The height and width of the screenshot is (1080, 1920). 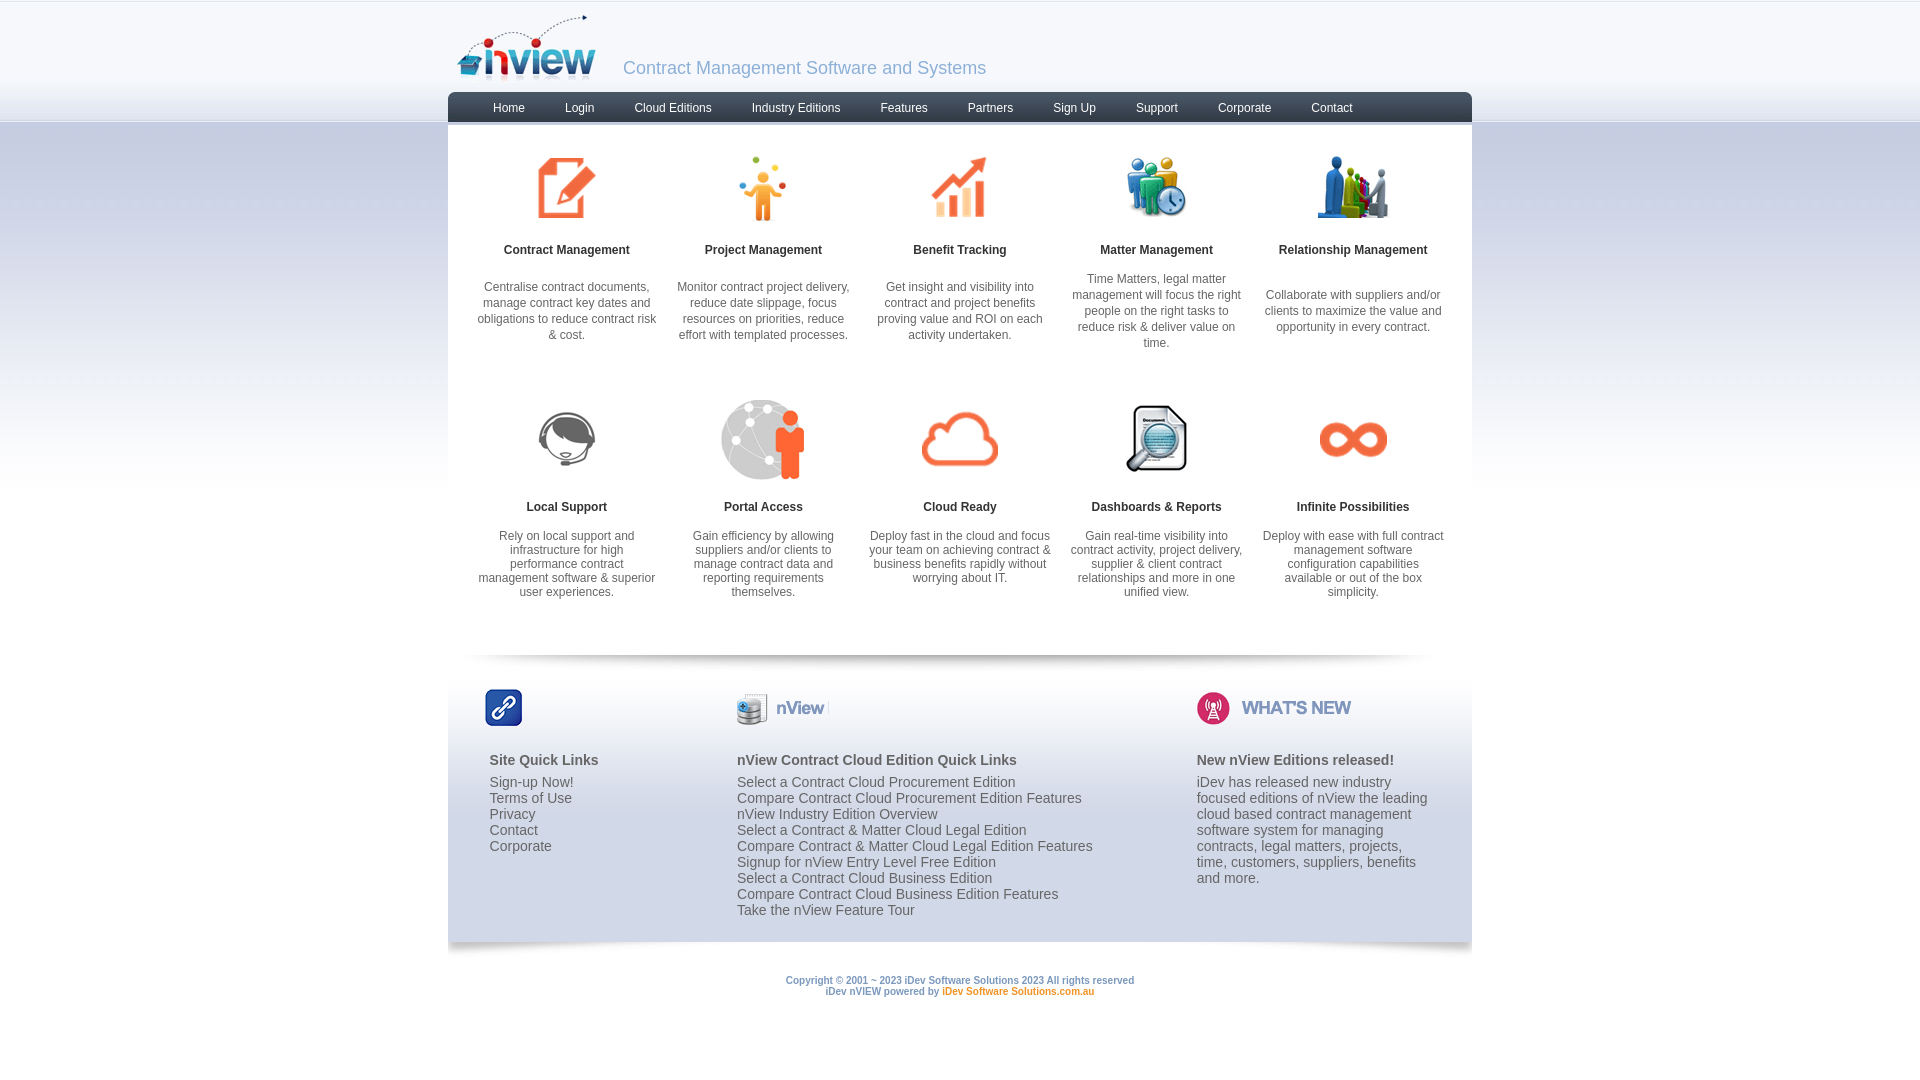 What do you see at coordinates (489, 813) in the screenshot?
I see `'Privacy'` at bounding box center [489, 813].